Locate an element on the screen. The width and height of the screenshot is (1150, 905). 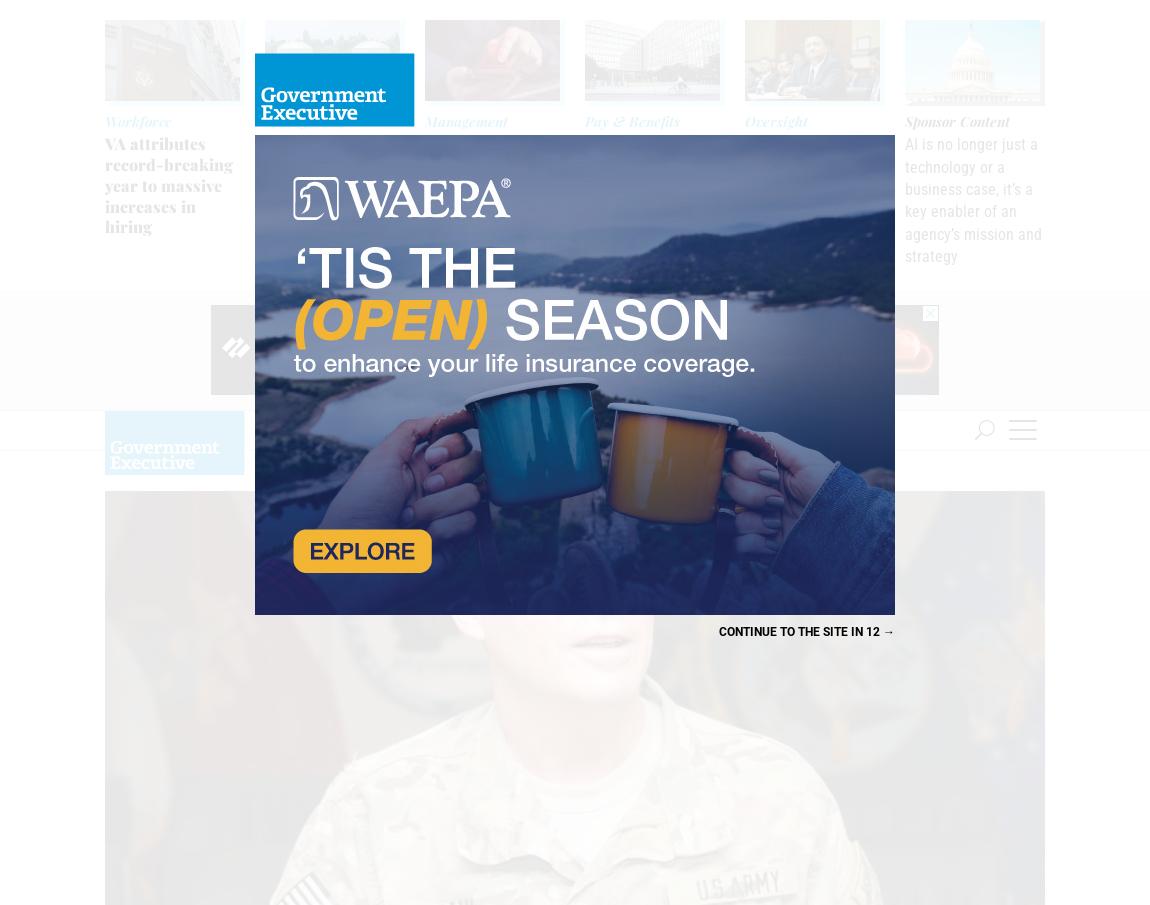
'Workforce' is located at coordinates (137, 120).